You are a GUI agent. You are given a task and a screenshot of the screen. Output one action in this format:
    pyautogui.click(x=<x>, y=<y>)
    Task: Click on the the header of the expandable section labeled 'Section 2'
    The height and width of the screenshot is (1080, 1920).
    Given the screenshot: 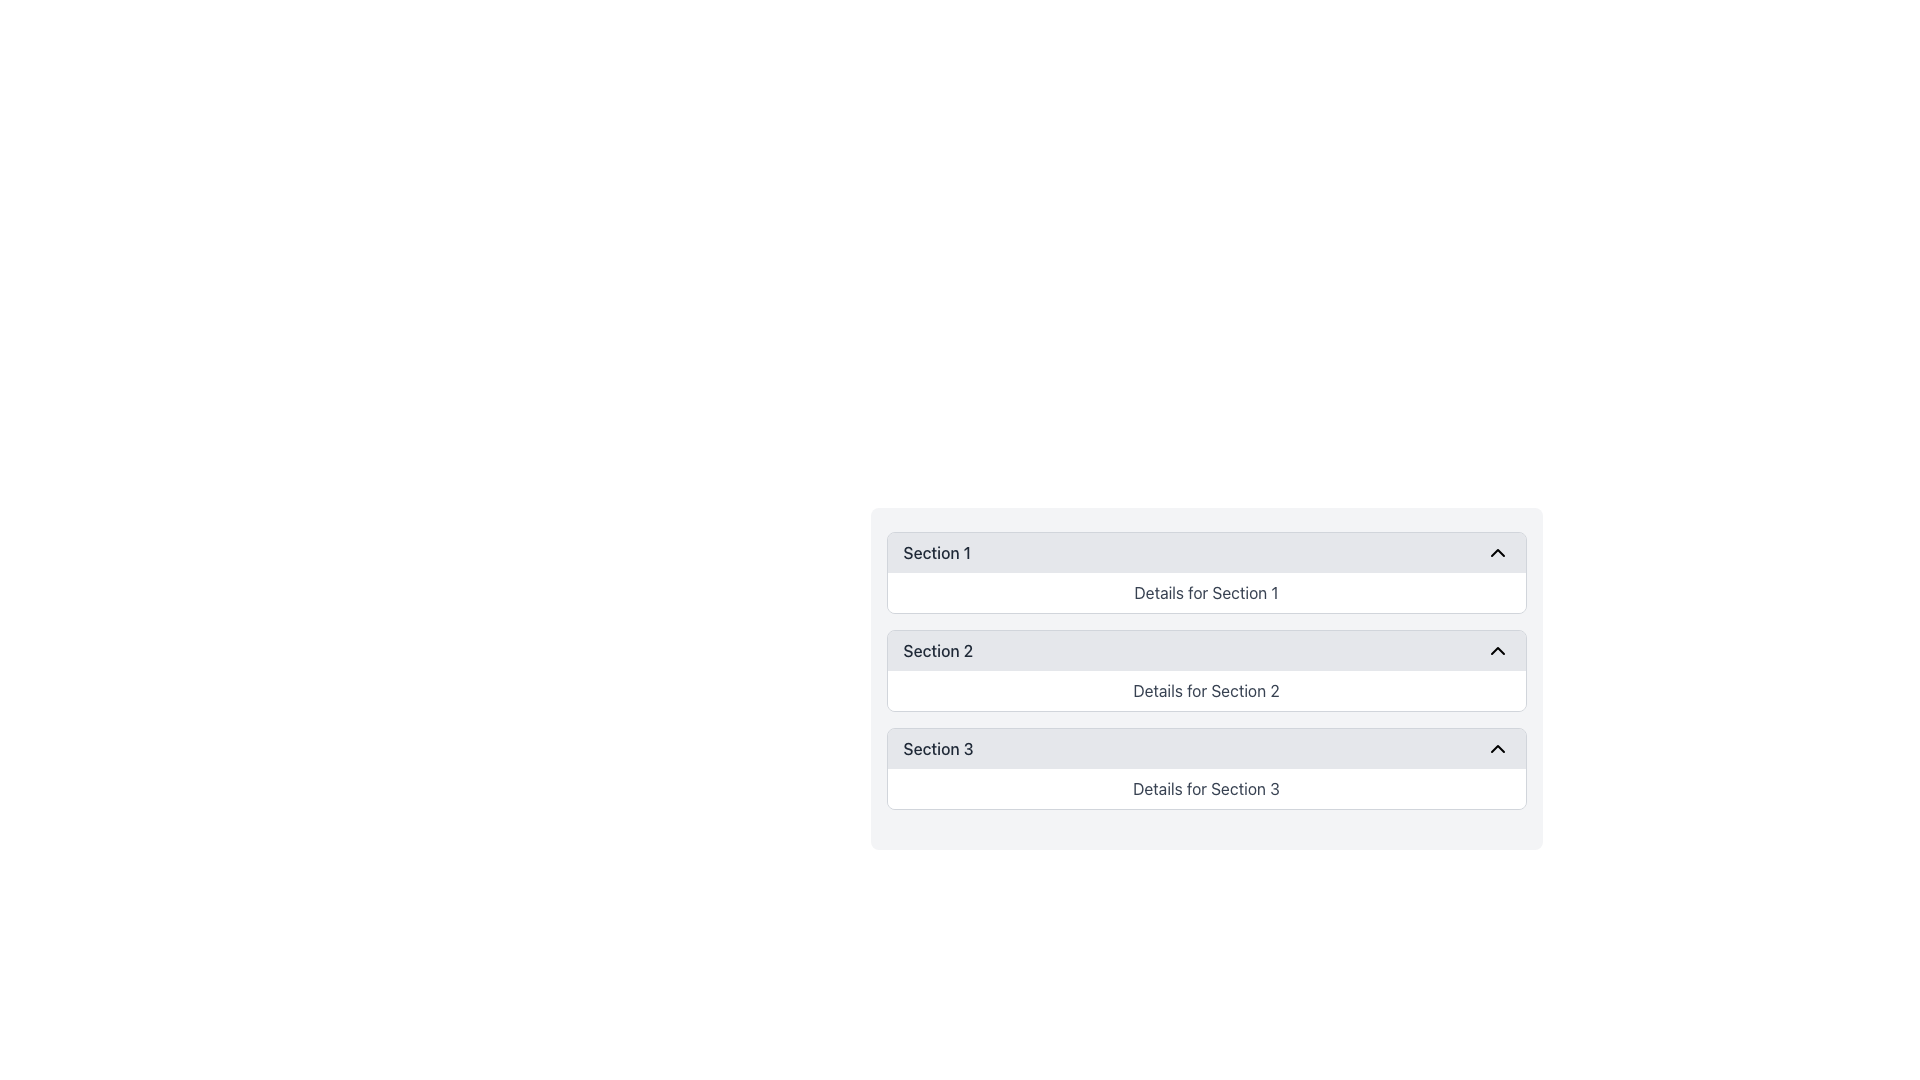 What is the action you would take?
    pyautogui.click(x=1205, y=671)
    